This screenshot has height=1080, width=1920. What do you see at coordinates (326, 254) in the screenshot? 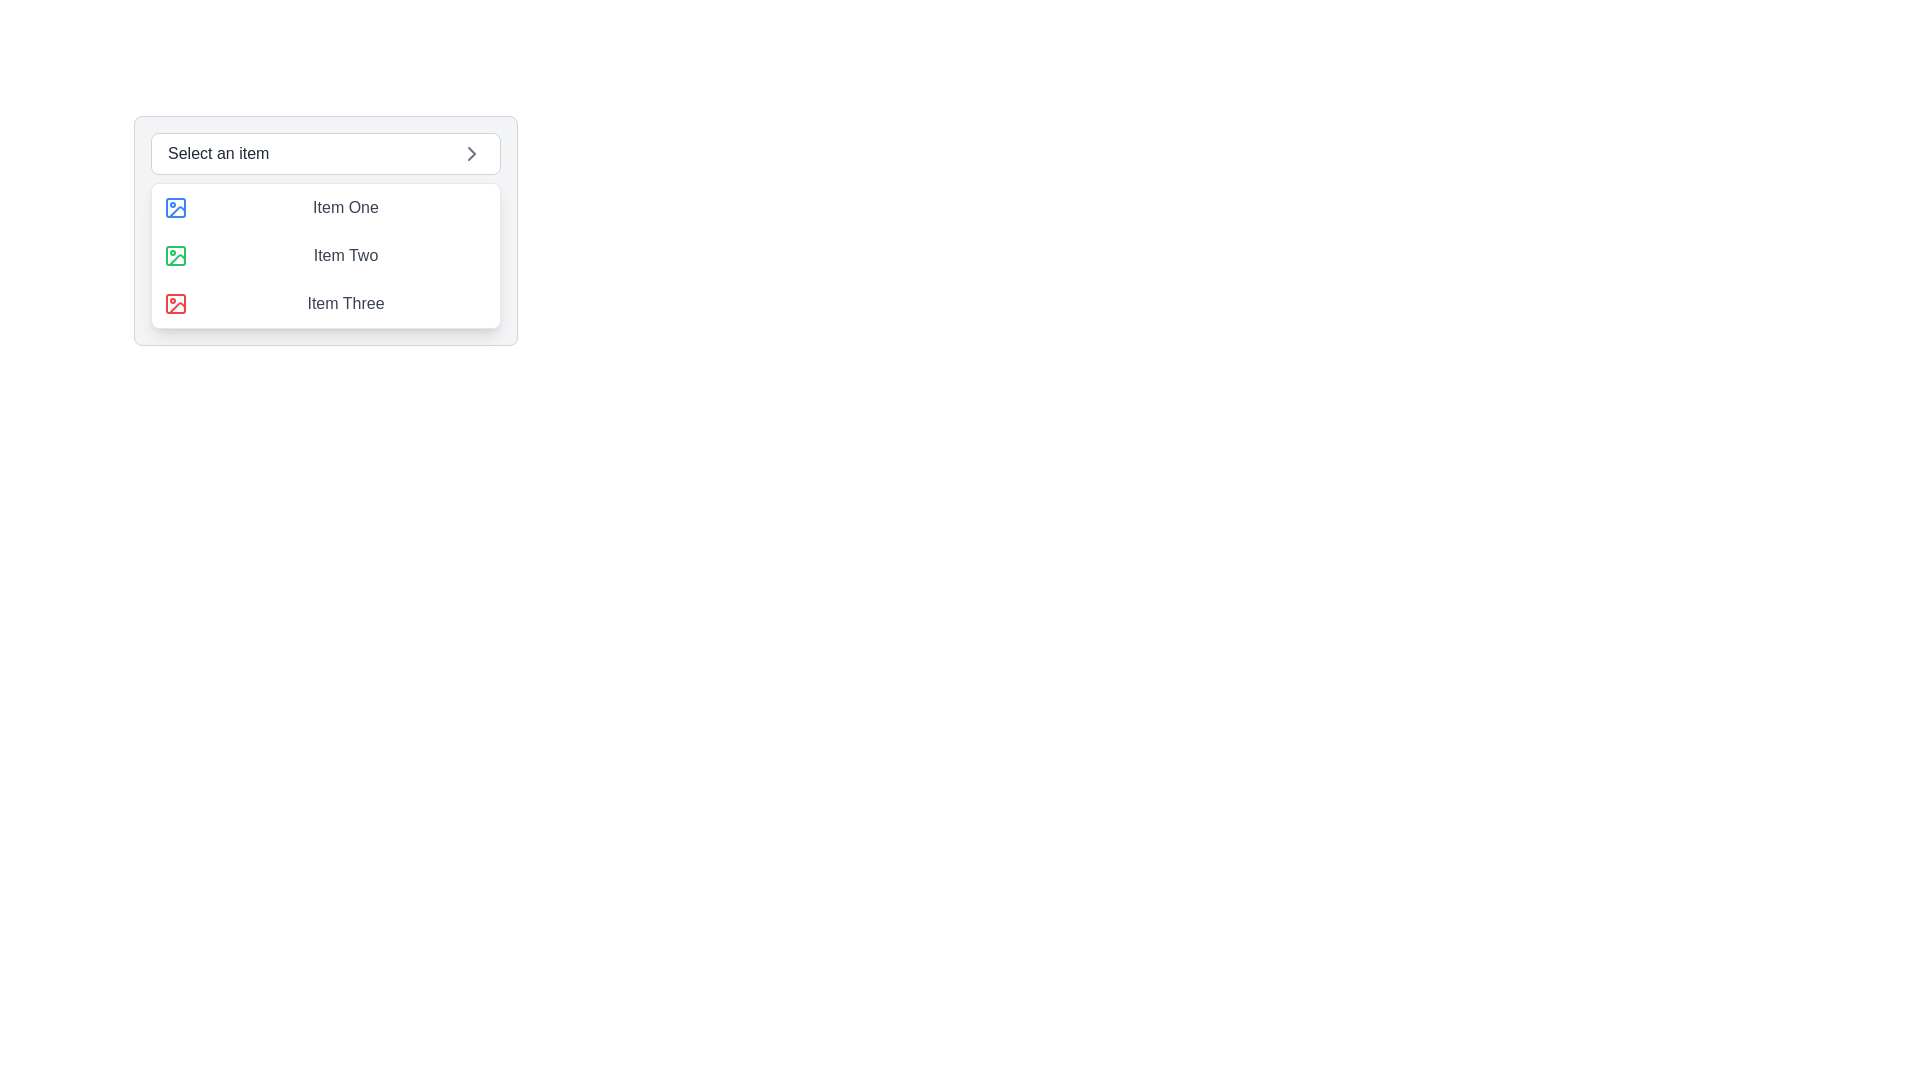
I see `the second item in the dropdown menu list, located between 'Item One' and 'Item Three'` at bounding box center [326, 254].